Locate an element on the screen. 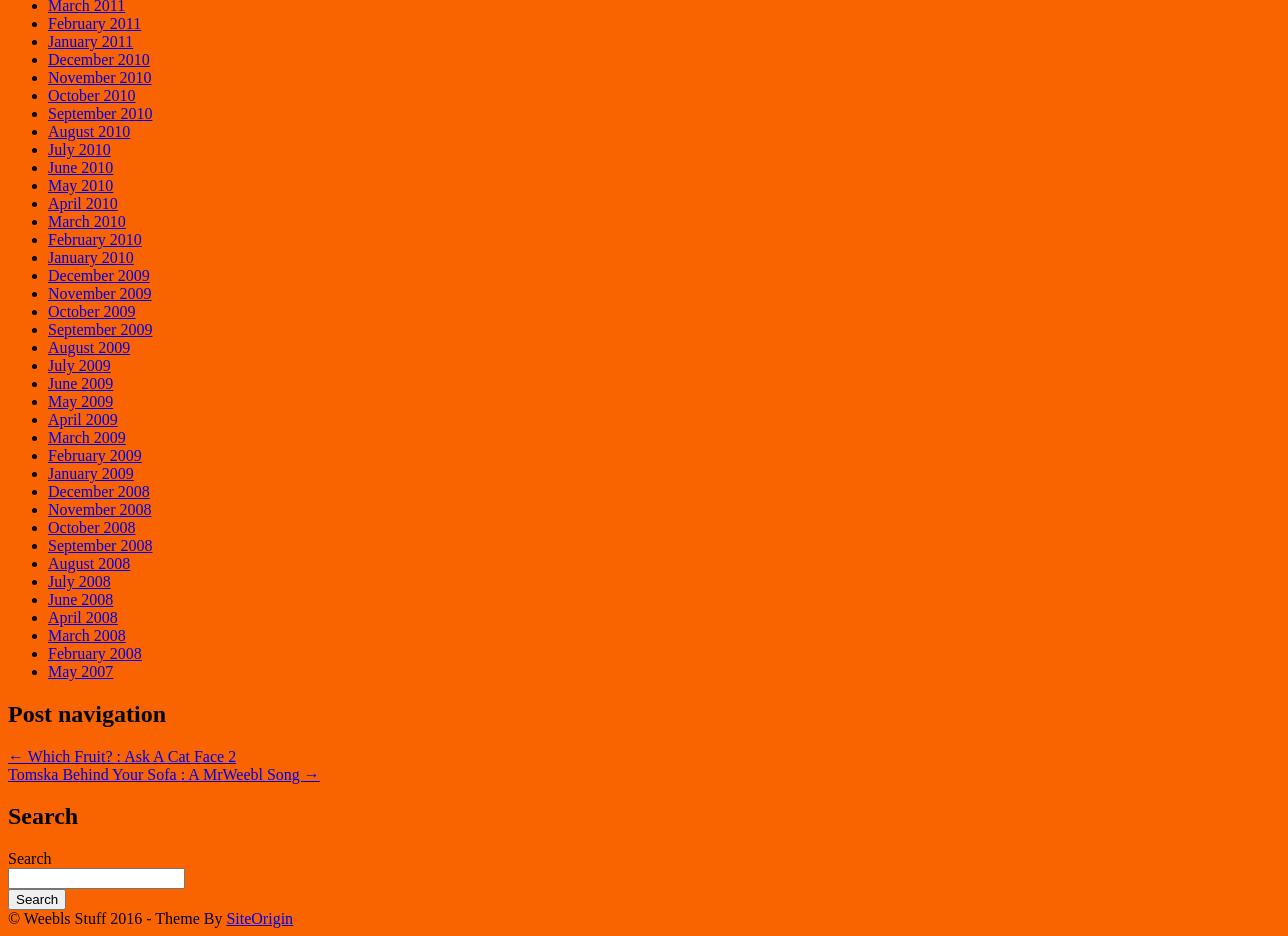 The image size is (1288, 936). 'September 2009' is located at coordinates (99, 327).